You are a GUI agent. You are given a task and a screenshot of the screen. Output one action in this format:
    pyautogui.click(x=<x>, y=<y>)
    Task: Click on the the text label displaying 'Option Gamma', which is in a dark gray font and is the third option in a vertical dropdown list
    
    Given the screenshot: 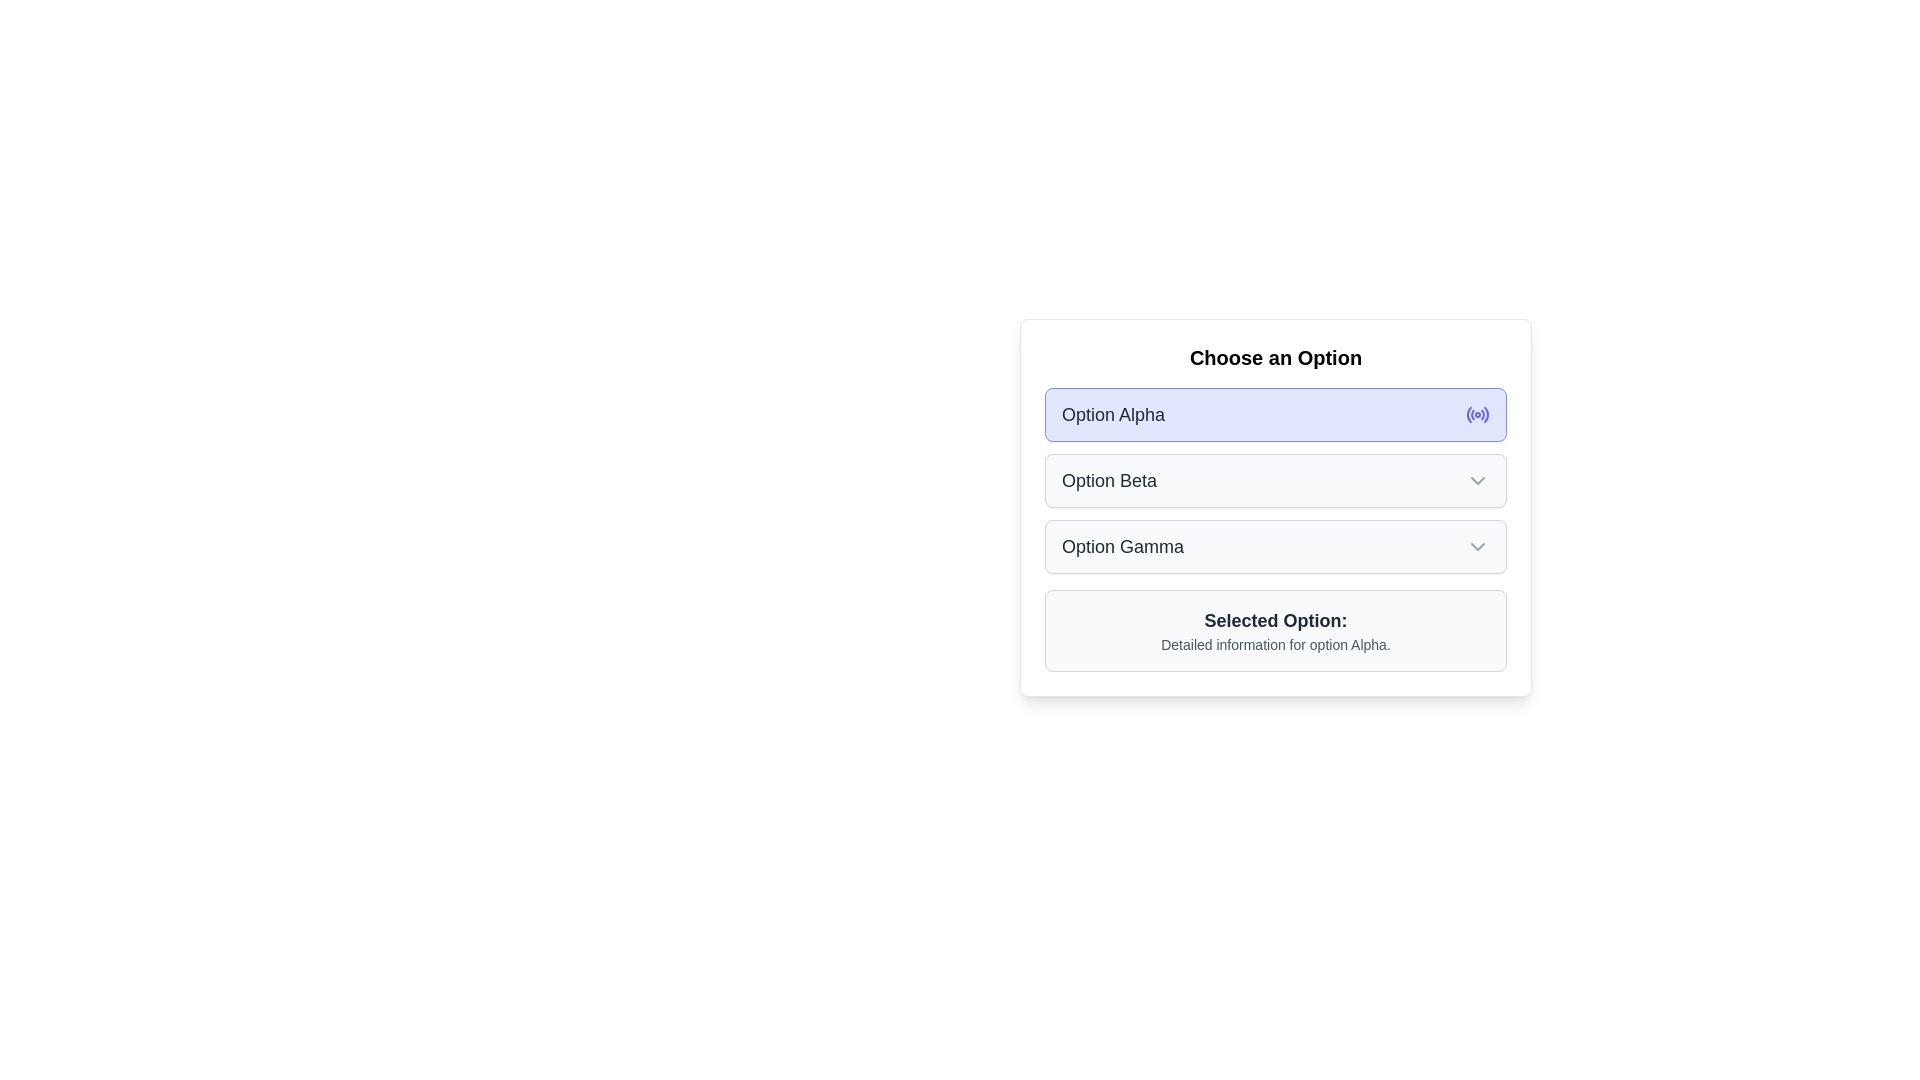 What is the action you would take?
    pyautogui.click(x=1123, y=547)
    